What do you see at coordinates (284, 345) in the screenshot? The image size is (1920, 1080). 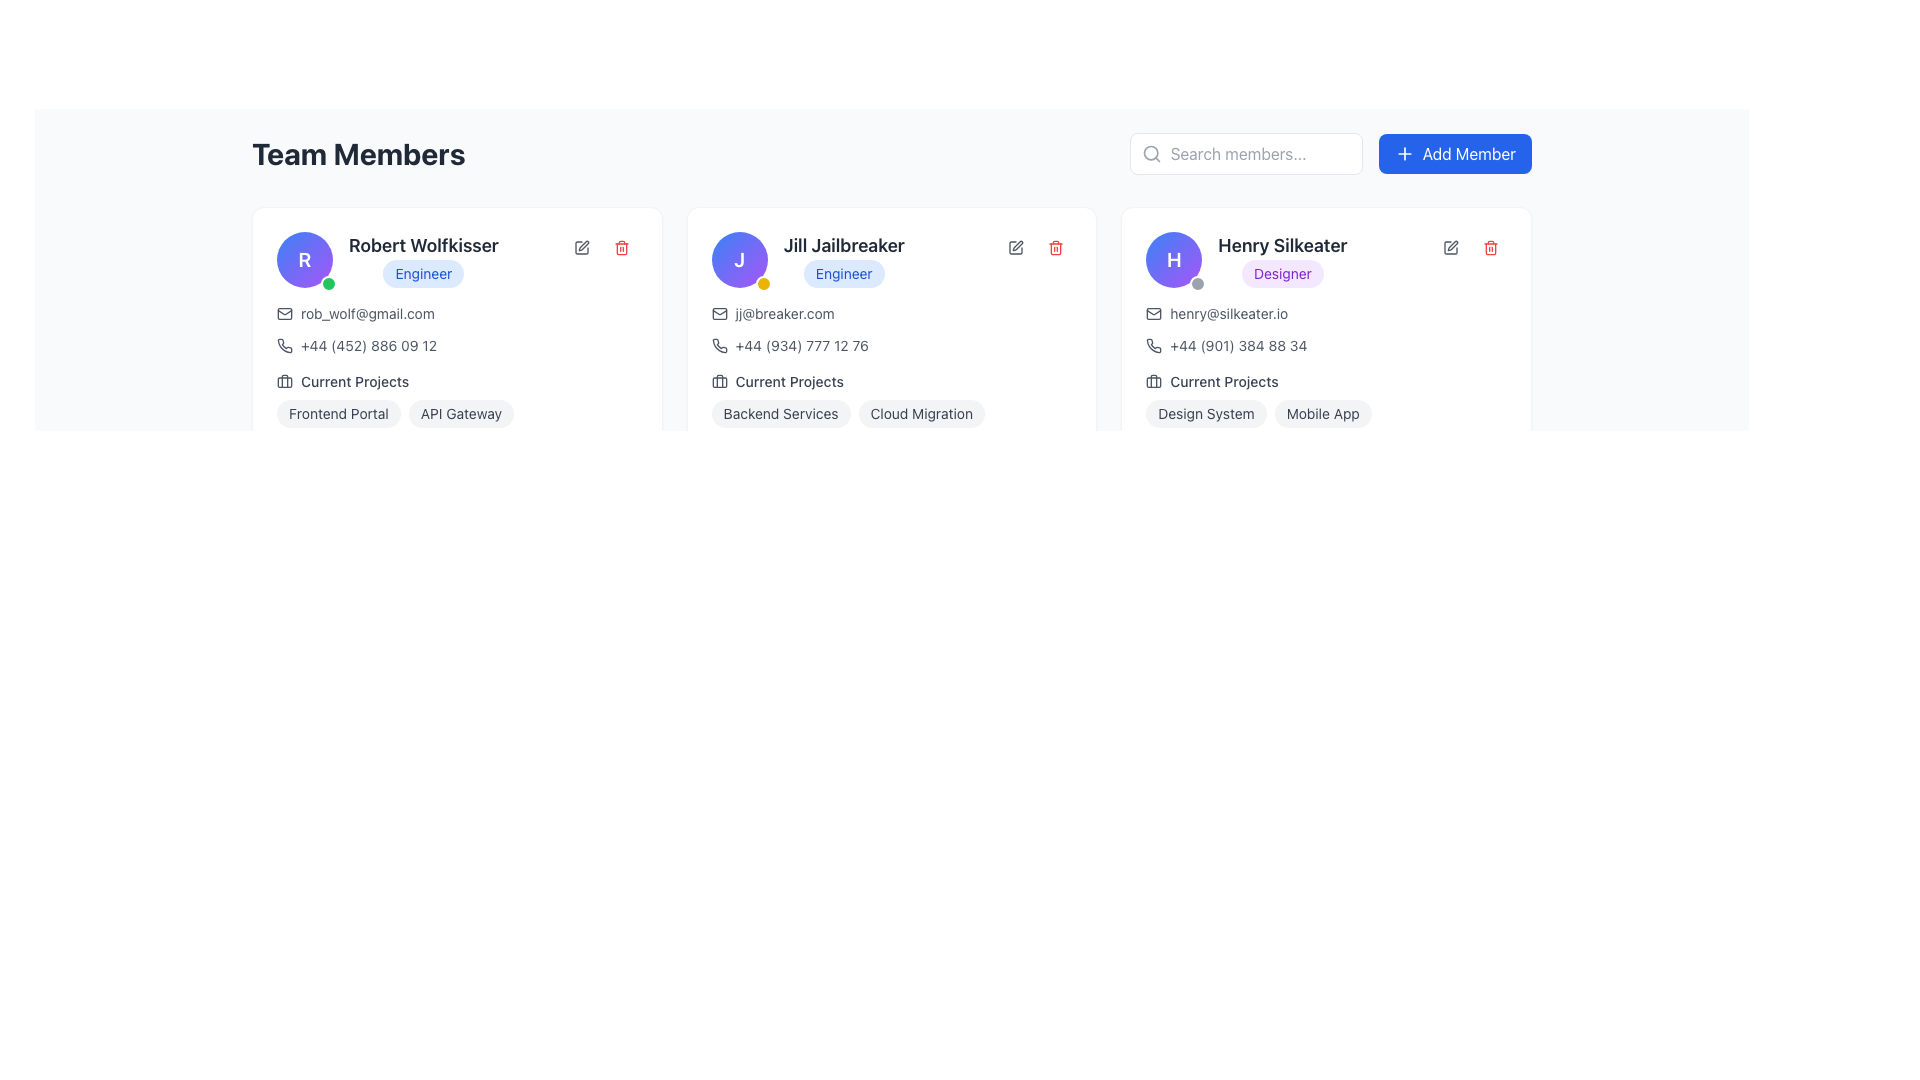 I see `the phone icon located within the first team member's card, positioned beneath the name and email address, if it is interactive` at bounding box center [284, 345].